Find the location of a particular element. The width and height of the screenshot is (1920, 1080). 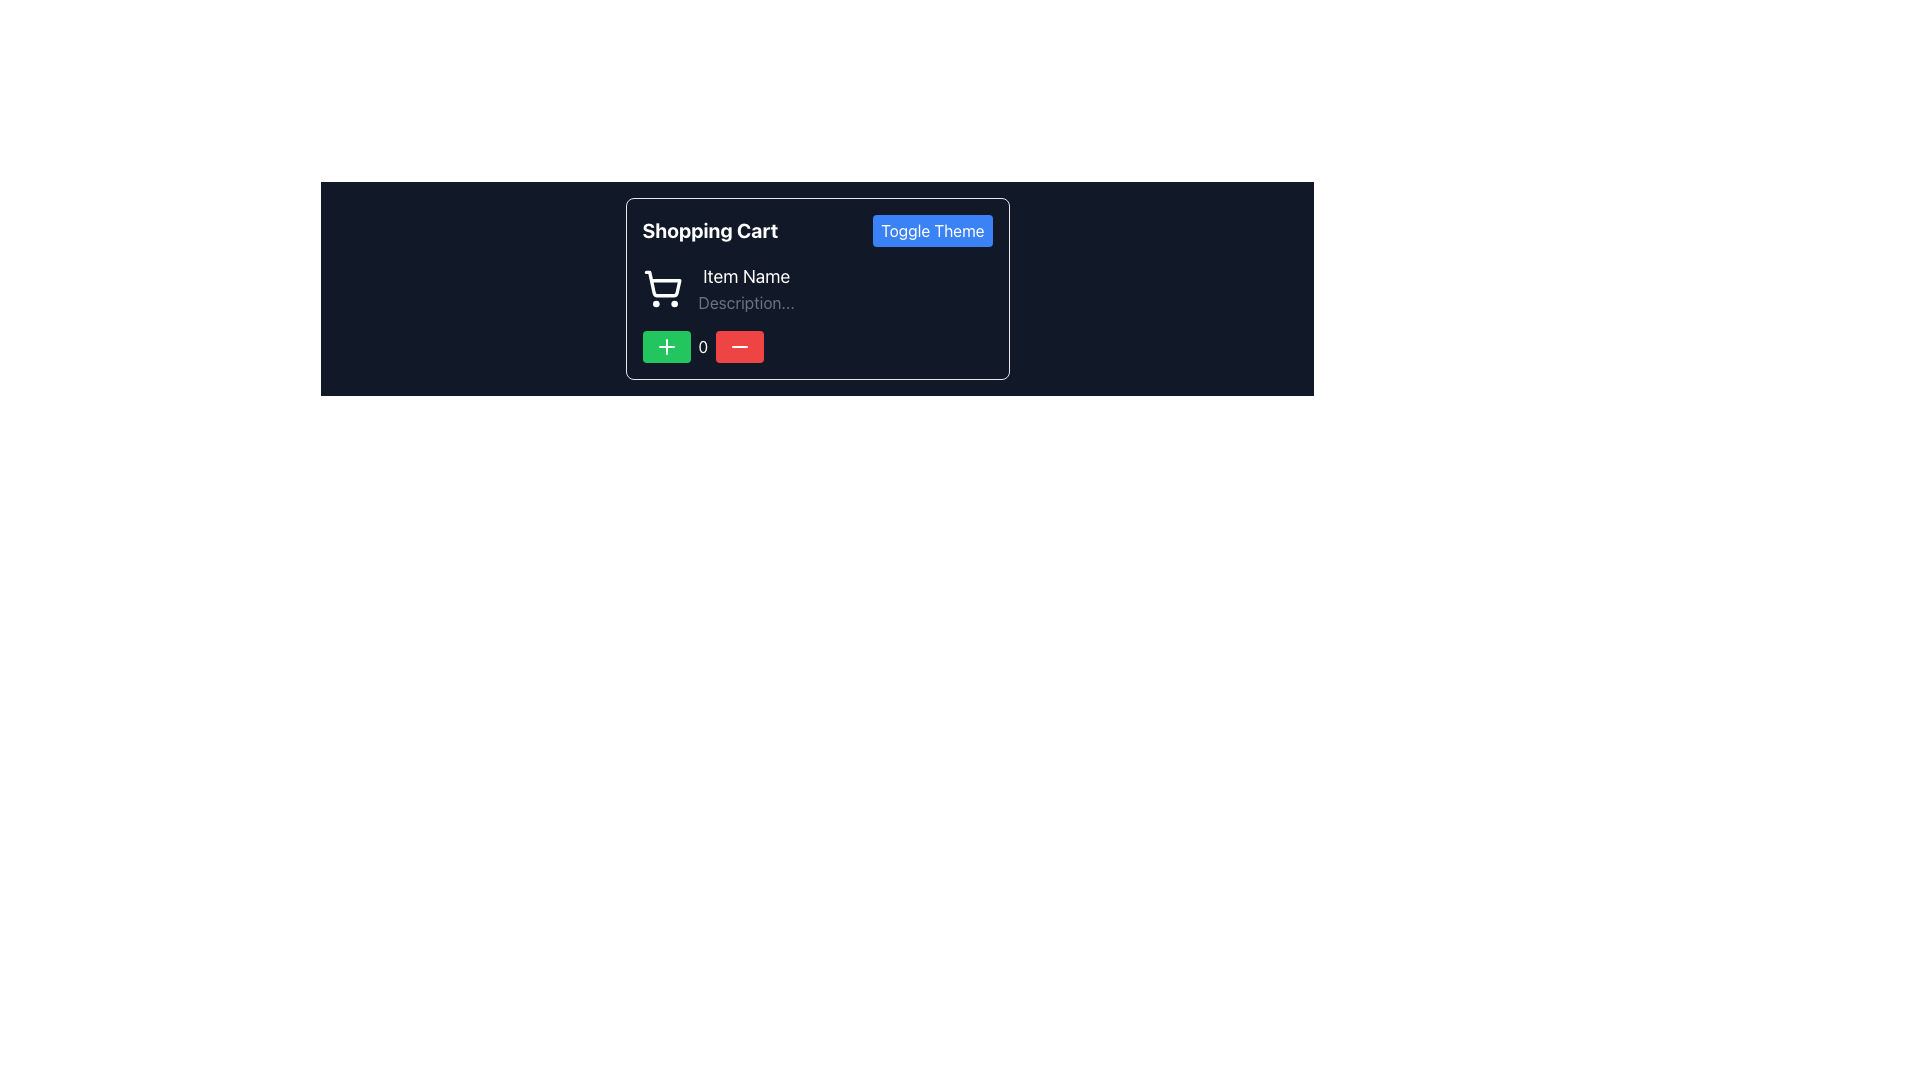

the text label displaying the current count value, positioned between a green plus button and a red minus button in the shopping cart interface is located at coordinates (703, 346).